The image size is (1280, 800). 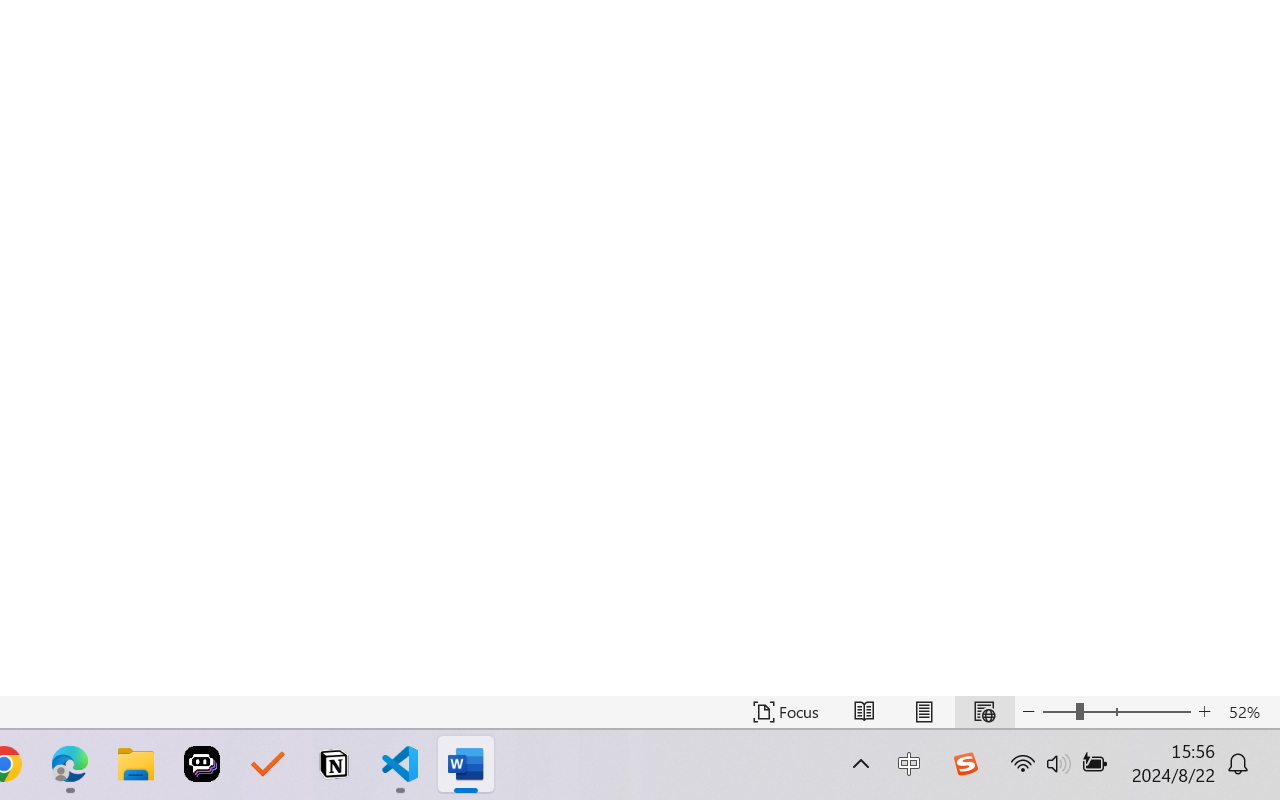 I want to click on 'Print Layout', so click(x=923, y=711).